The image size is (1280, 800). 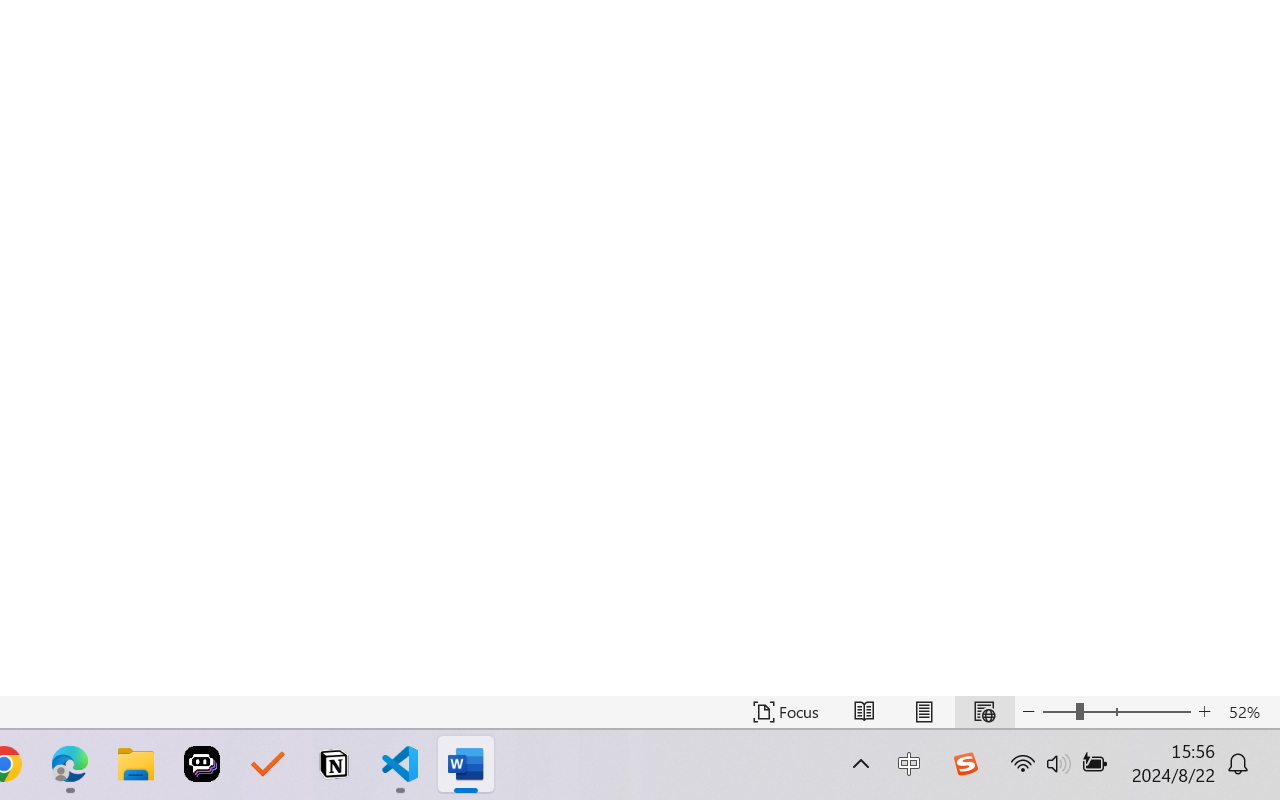 I want to click on 'Print Layout', so click(x=923, y=711).